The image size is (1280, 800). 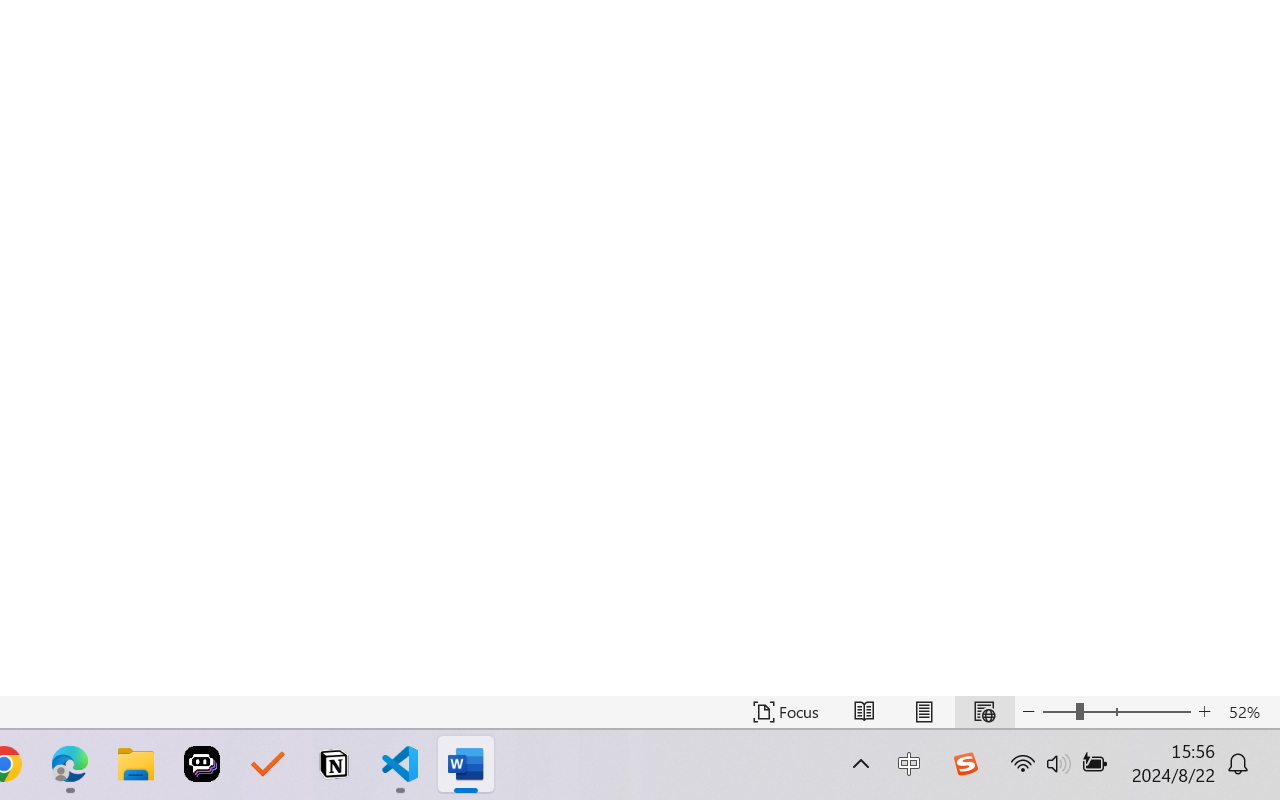 I want to click on 'Print Layout', so click(x=923, y=711).